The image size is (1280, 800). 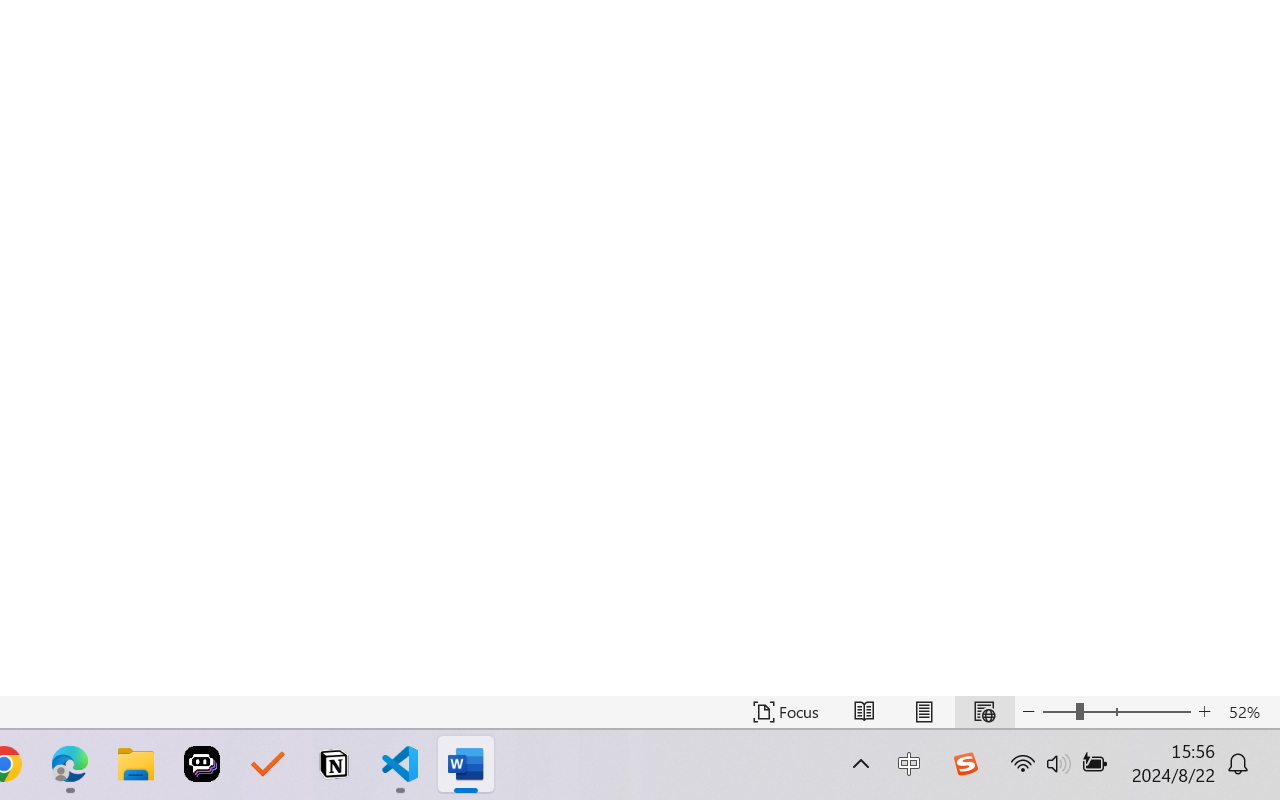 I want to click on 'Print Layout', so click(x=923, y=711).